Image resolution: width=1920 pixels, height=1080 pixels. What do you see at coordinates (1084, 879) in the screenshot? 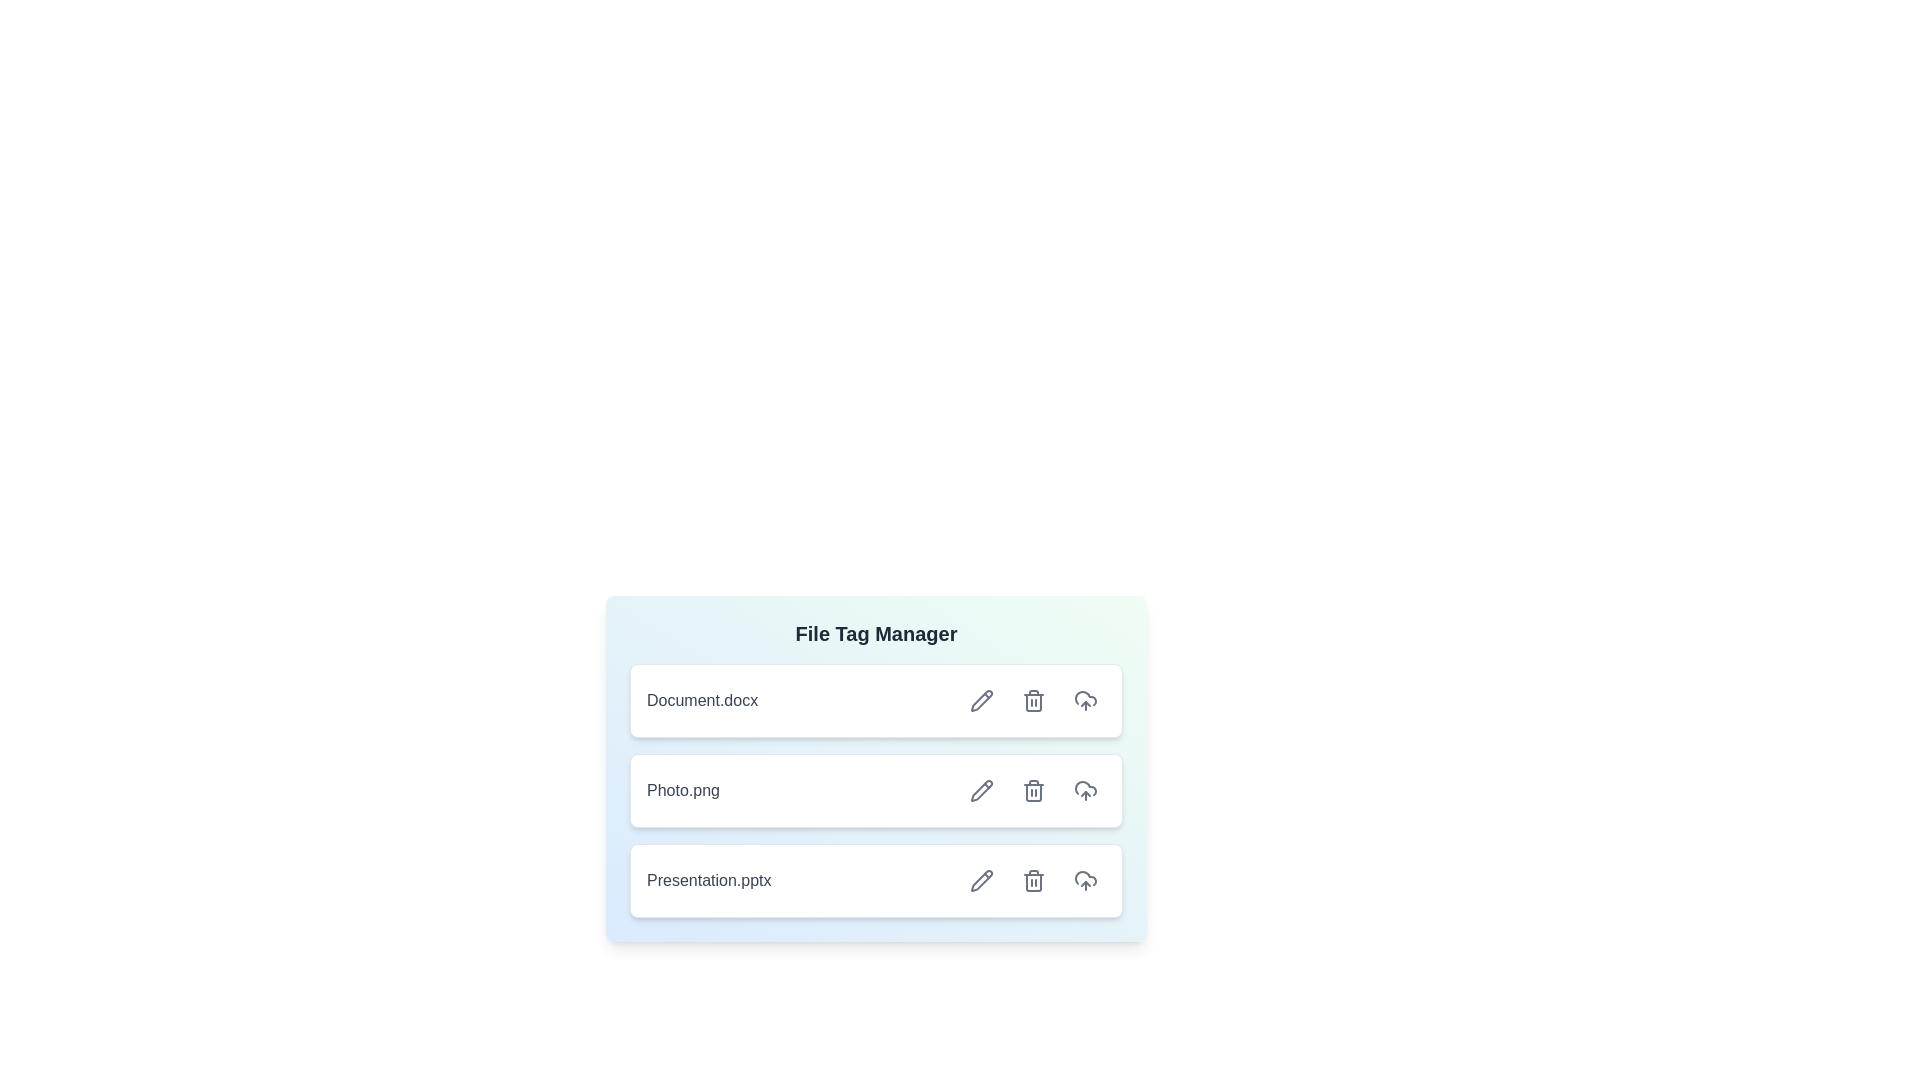
I see `upload button for the file Presentation.pptx` at bounding box center [1084, 879].